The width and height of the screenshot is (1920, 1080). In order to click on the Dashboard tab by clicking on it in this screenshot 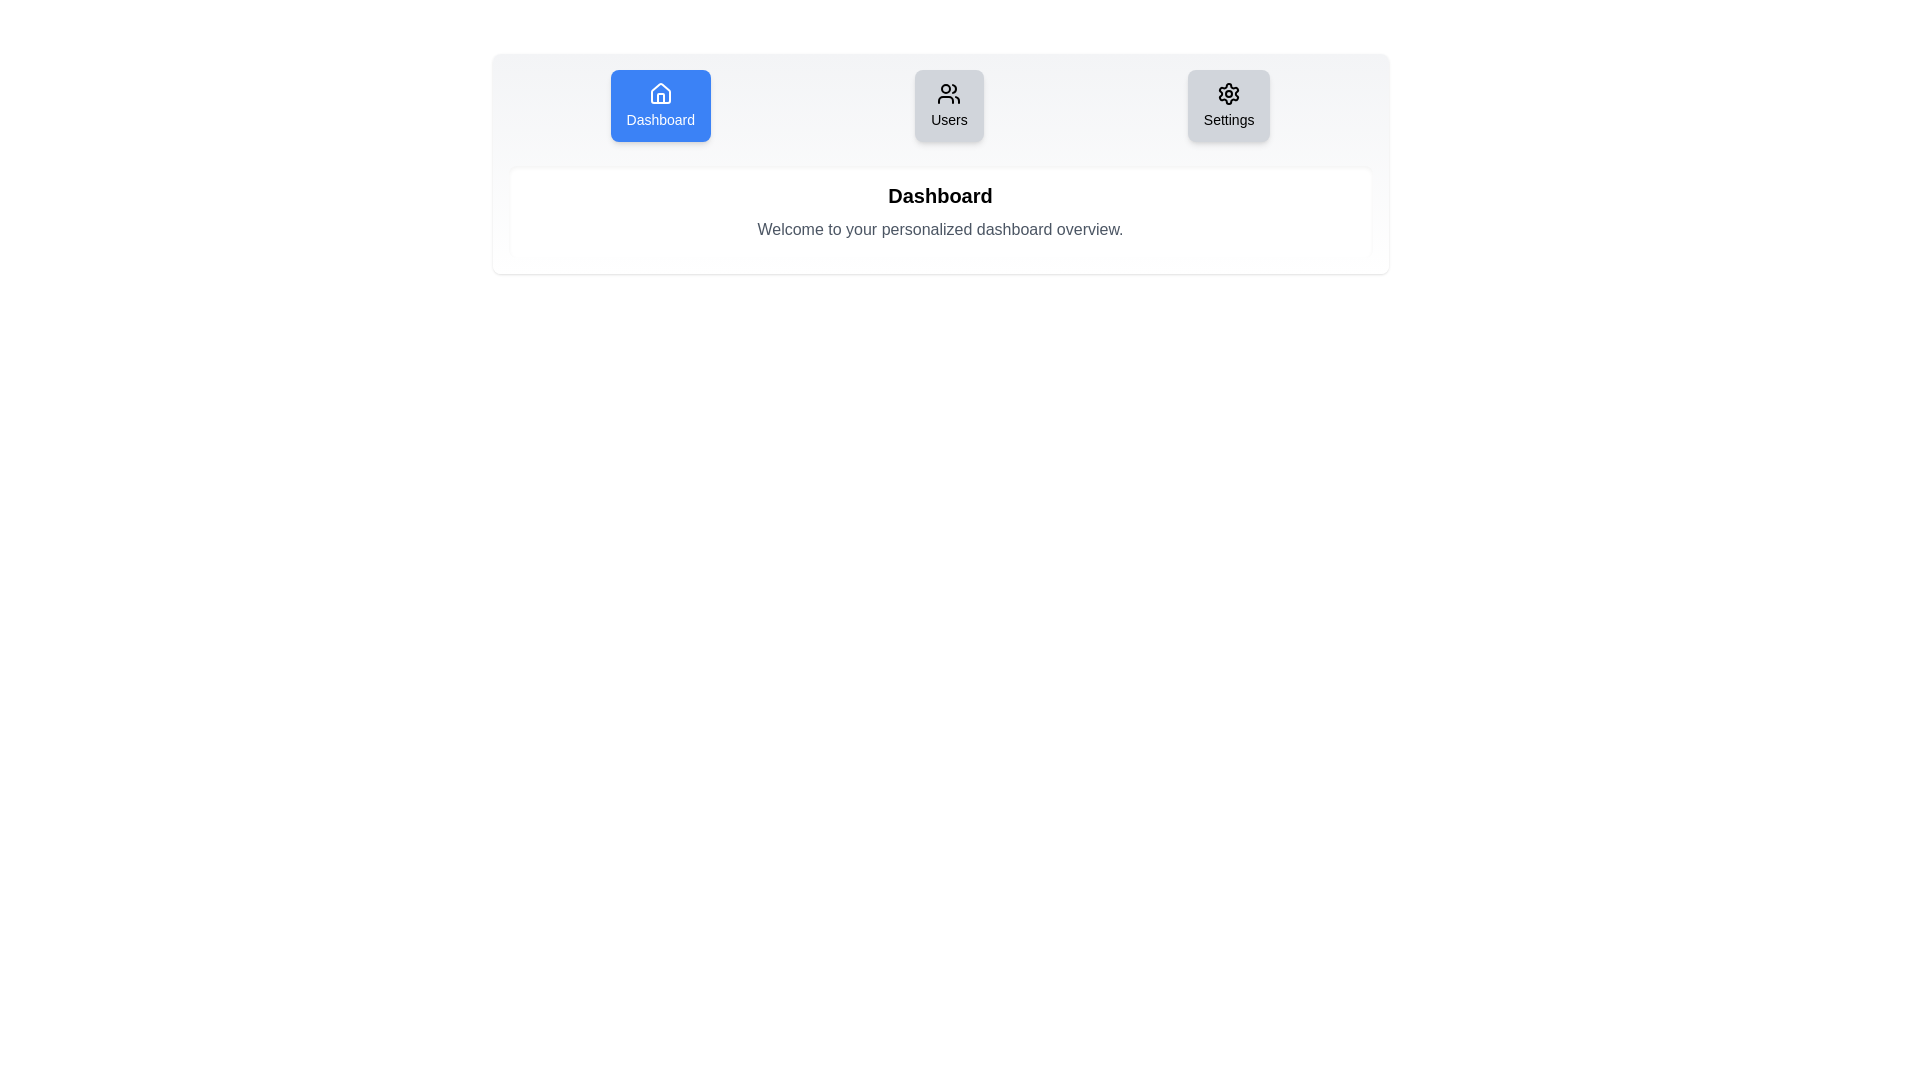, I will do `click(660, 105)`.